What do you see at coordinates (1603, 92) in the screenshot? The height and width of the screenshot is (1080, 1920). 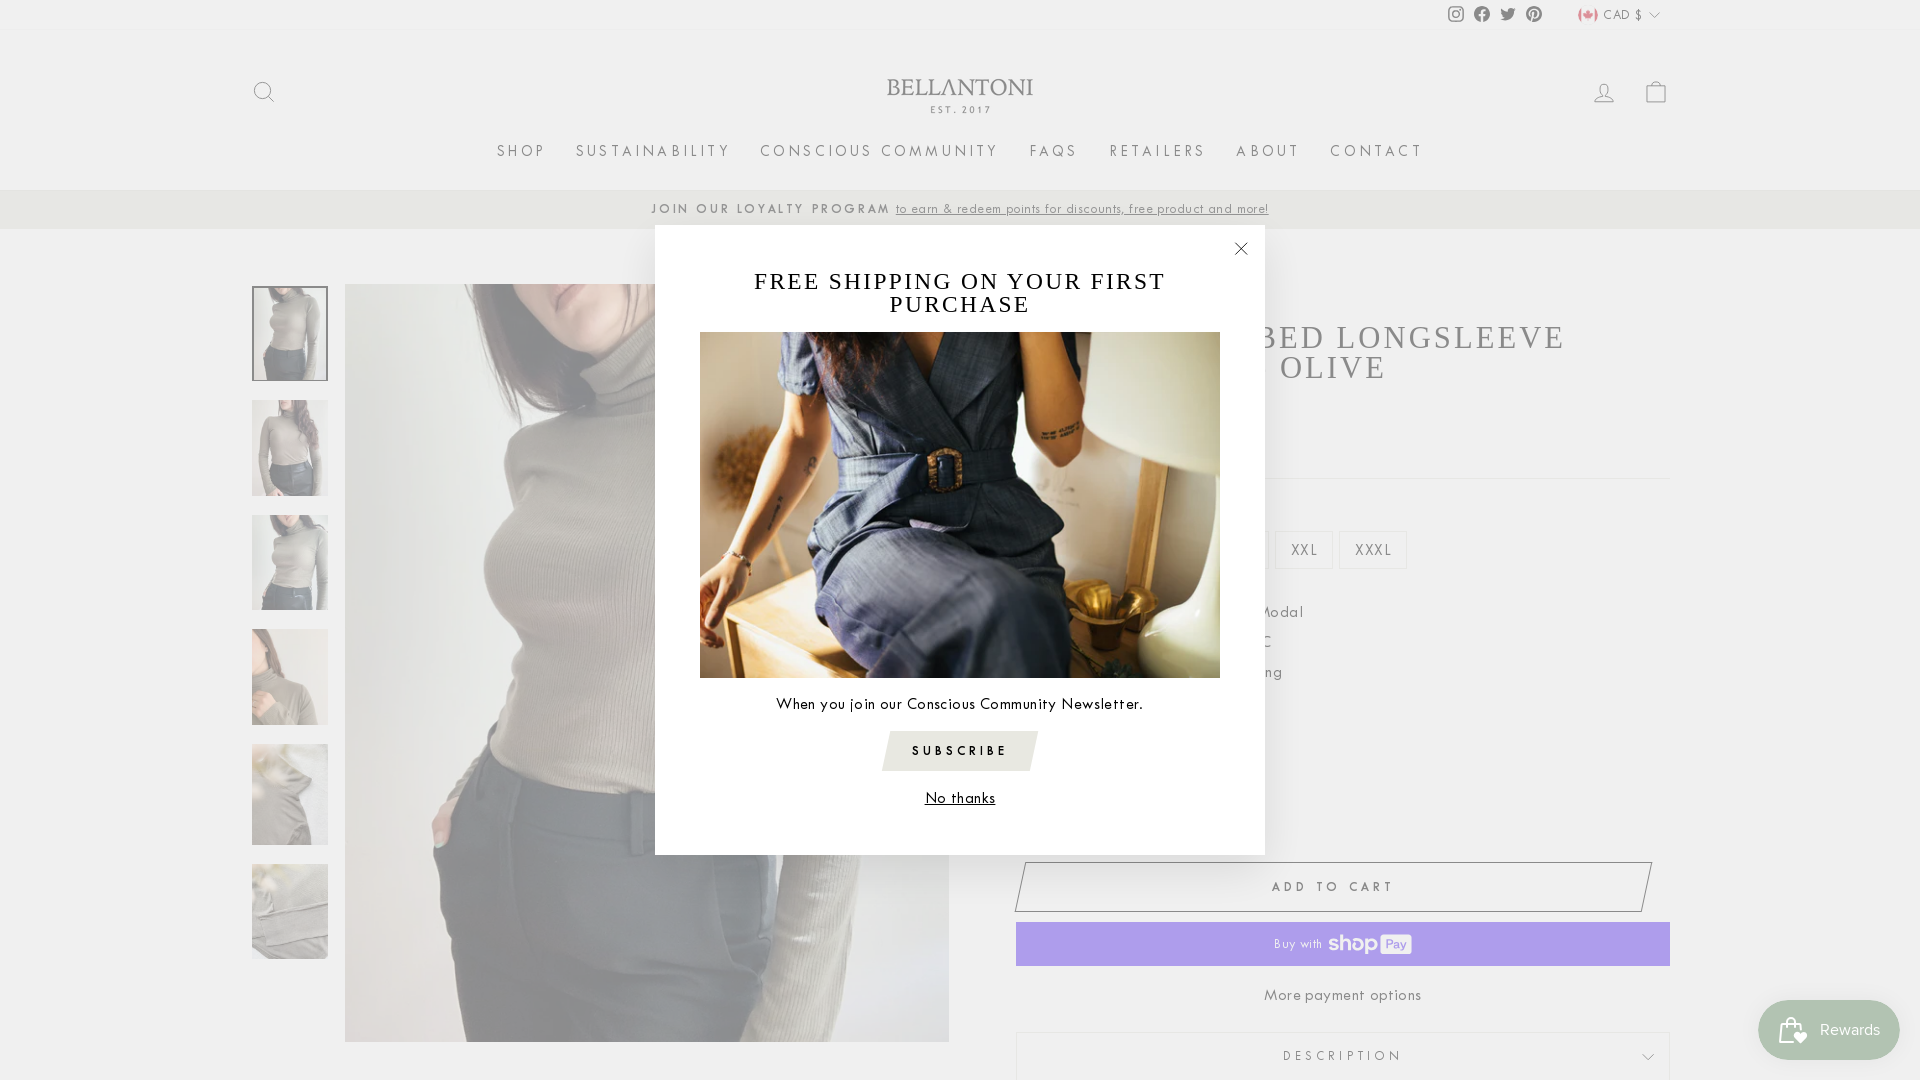 I see `'LOG IN'` at bounding box center [1603, 92].